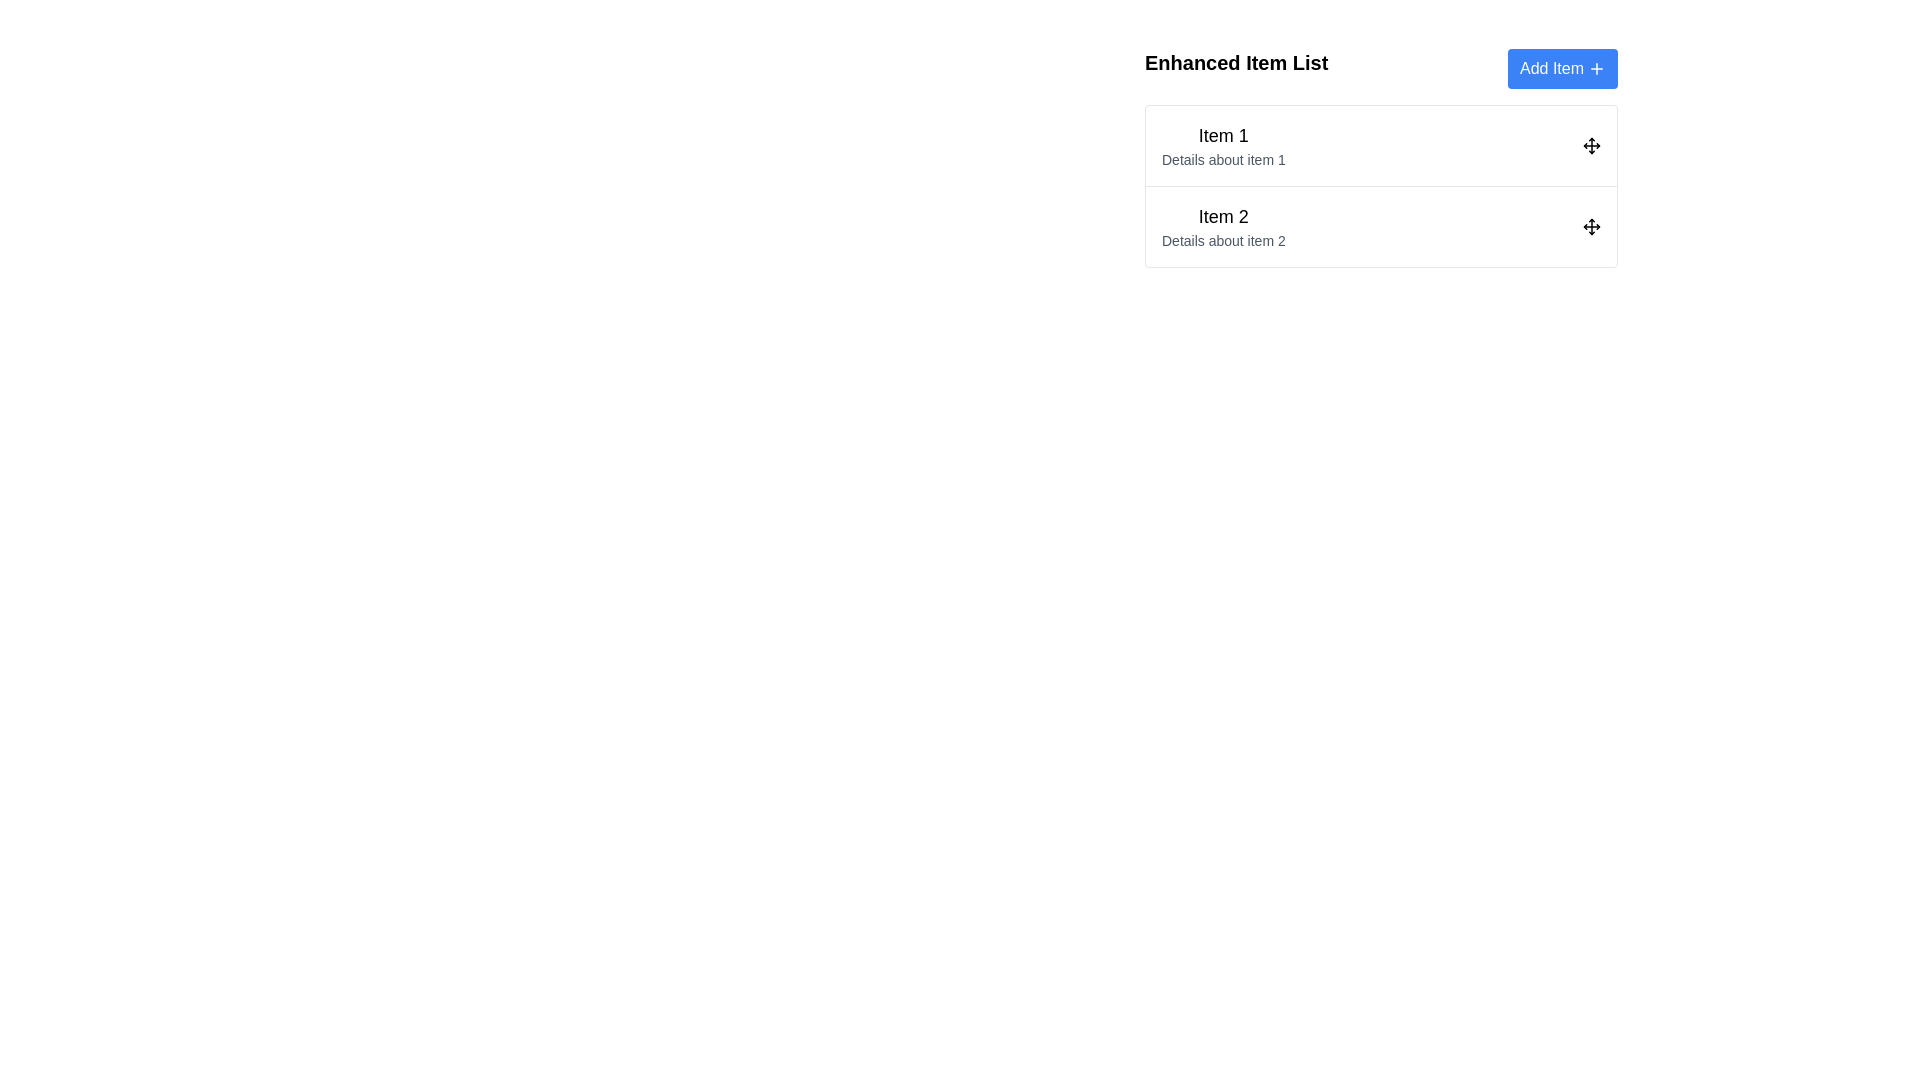 The height and width of the screenshot is (1080, 1920). I want to click on text content of the descriptive label located below 'Item 1' in the first item card, so click(1222, 158).